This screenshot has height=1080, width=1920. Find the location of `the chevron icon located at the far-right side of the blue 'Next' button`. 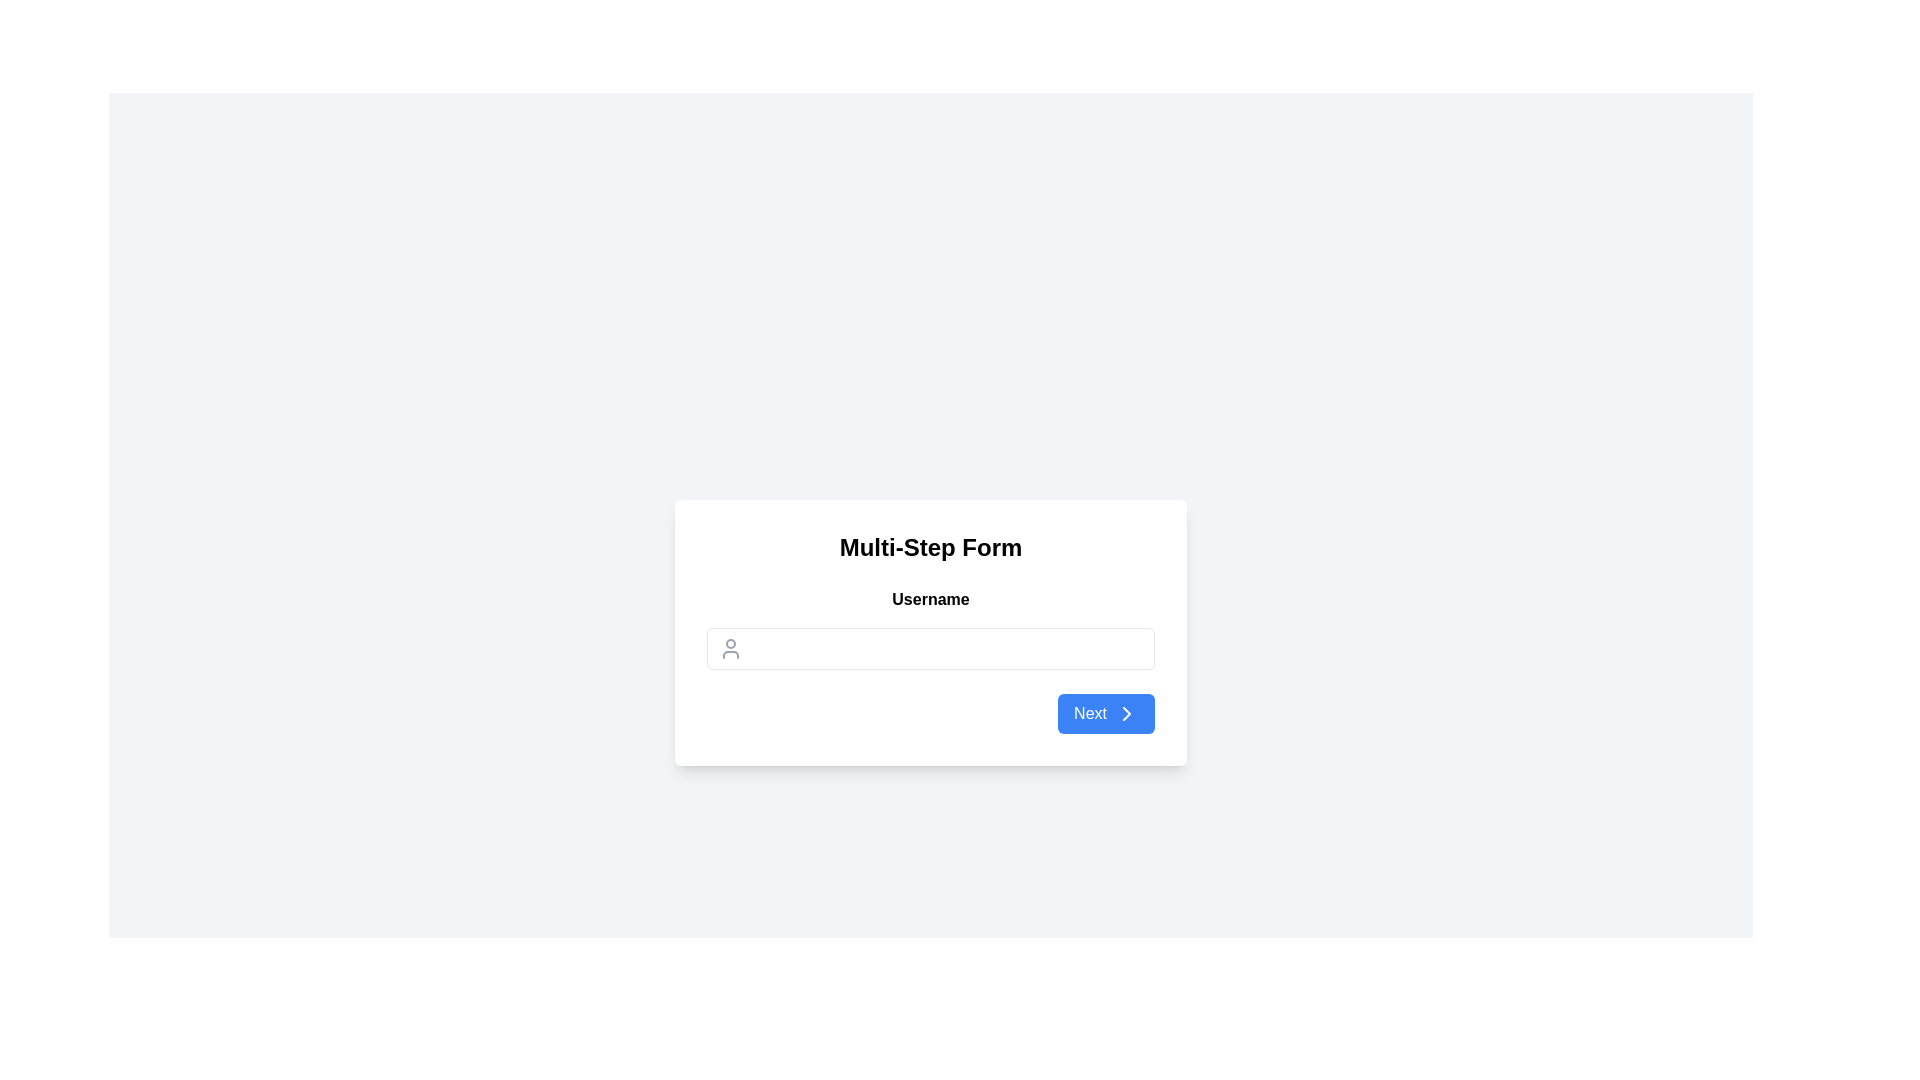

the chevron icon located at the far-right side of the blue 'Next' button is located at coordinates (1127, 712).